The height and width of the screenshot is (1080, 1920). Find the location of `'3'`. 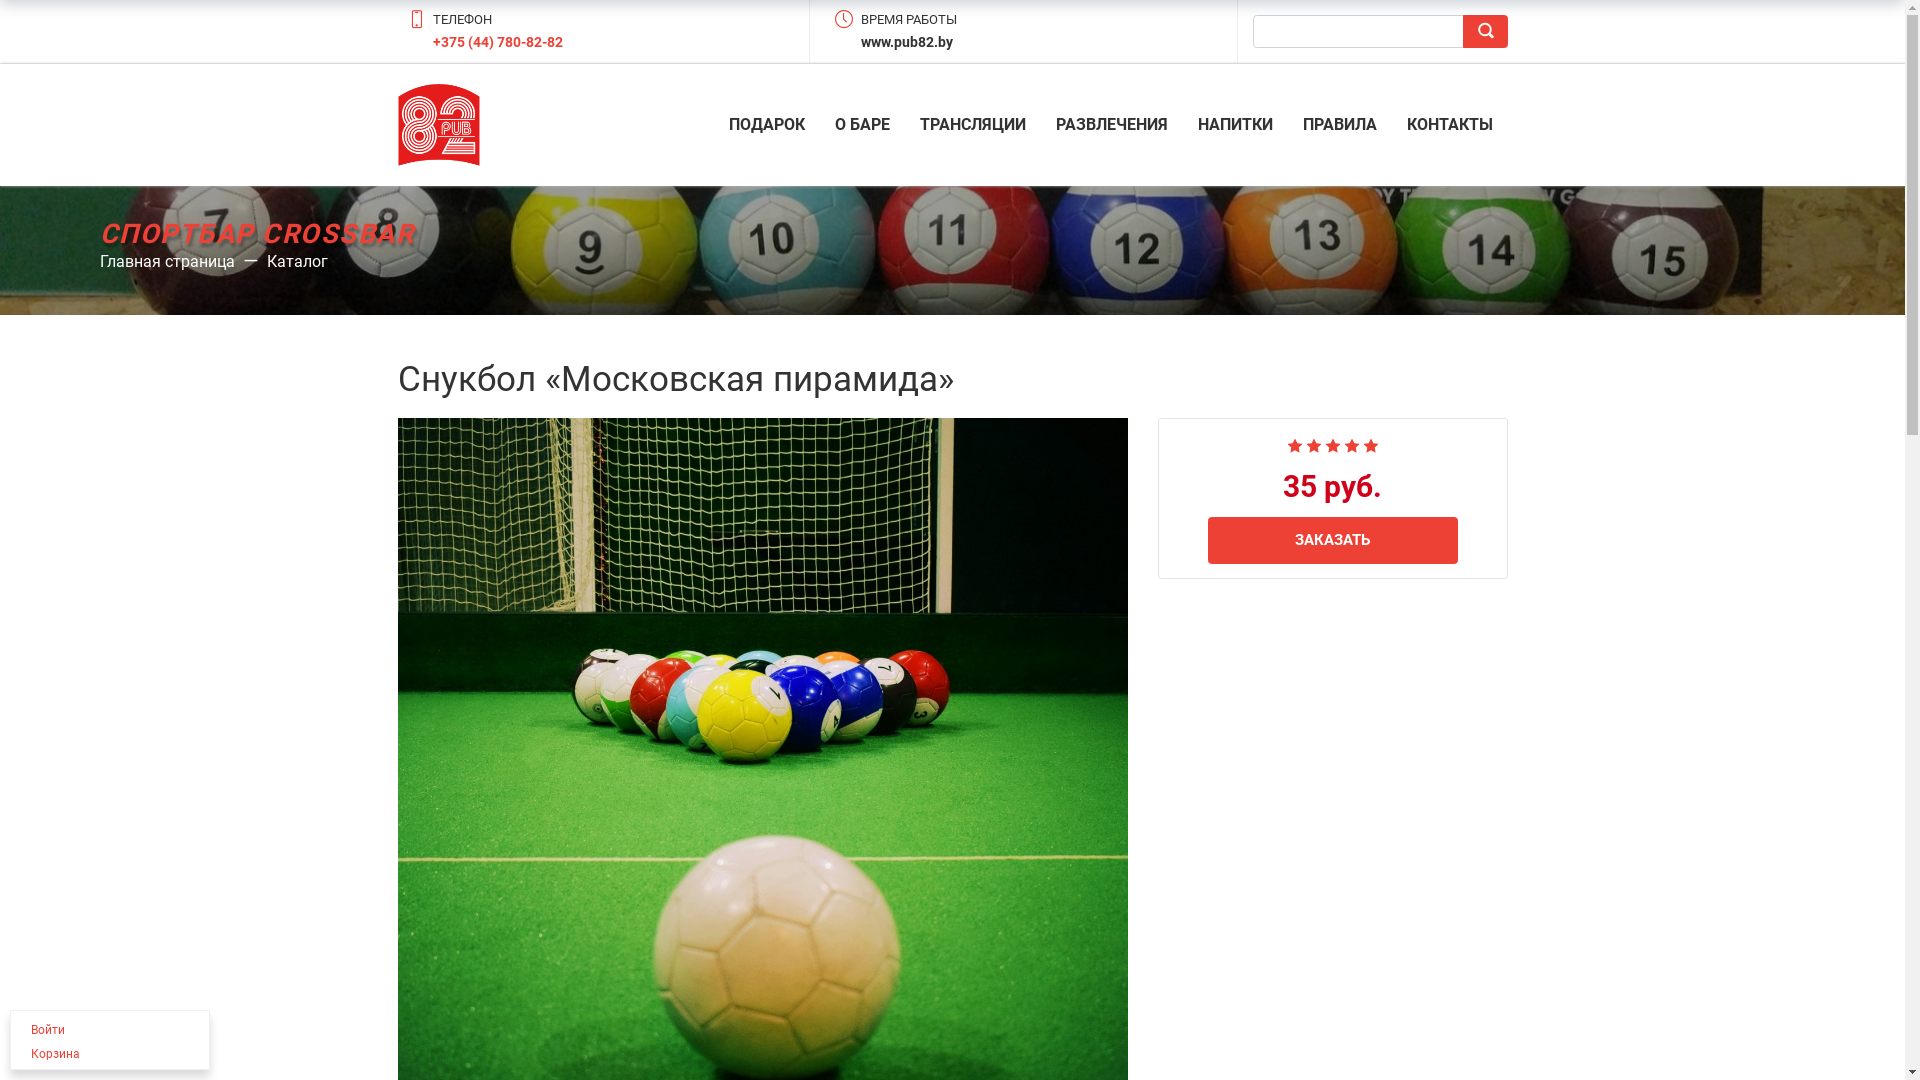

'3' is located at coordinates (1331, 442).